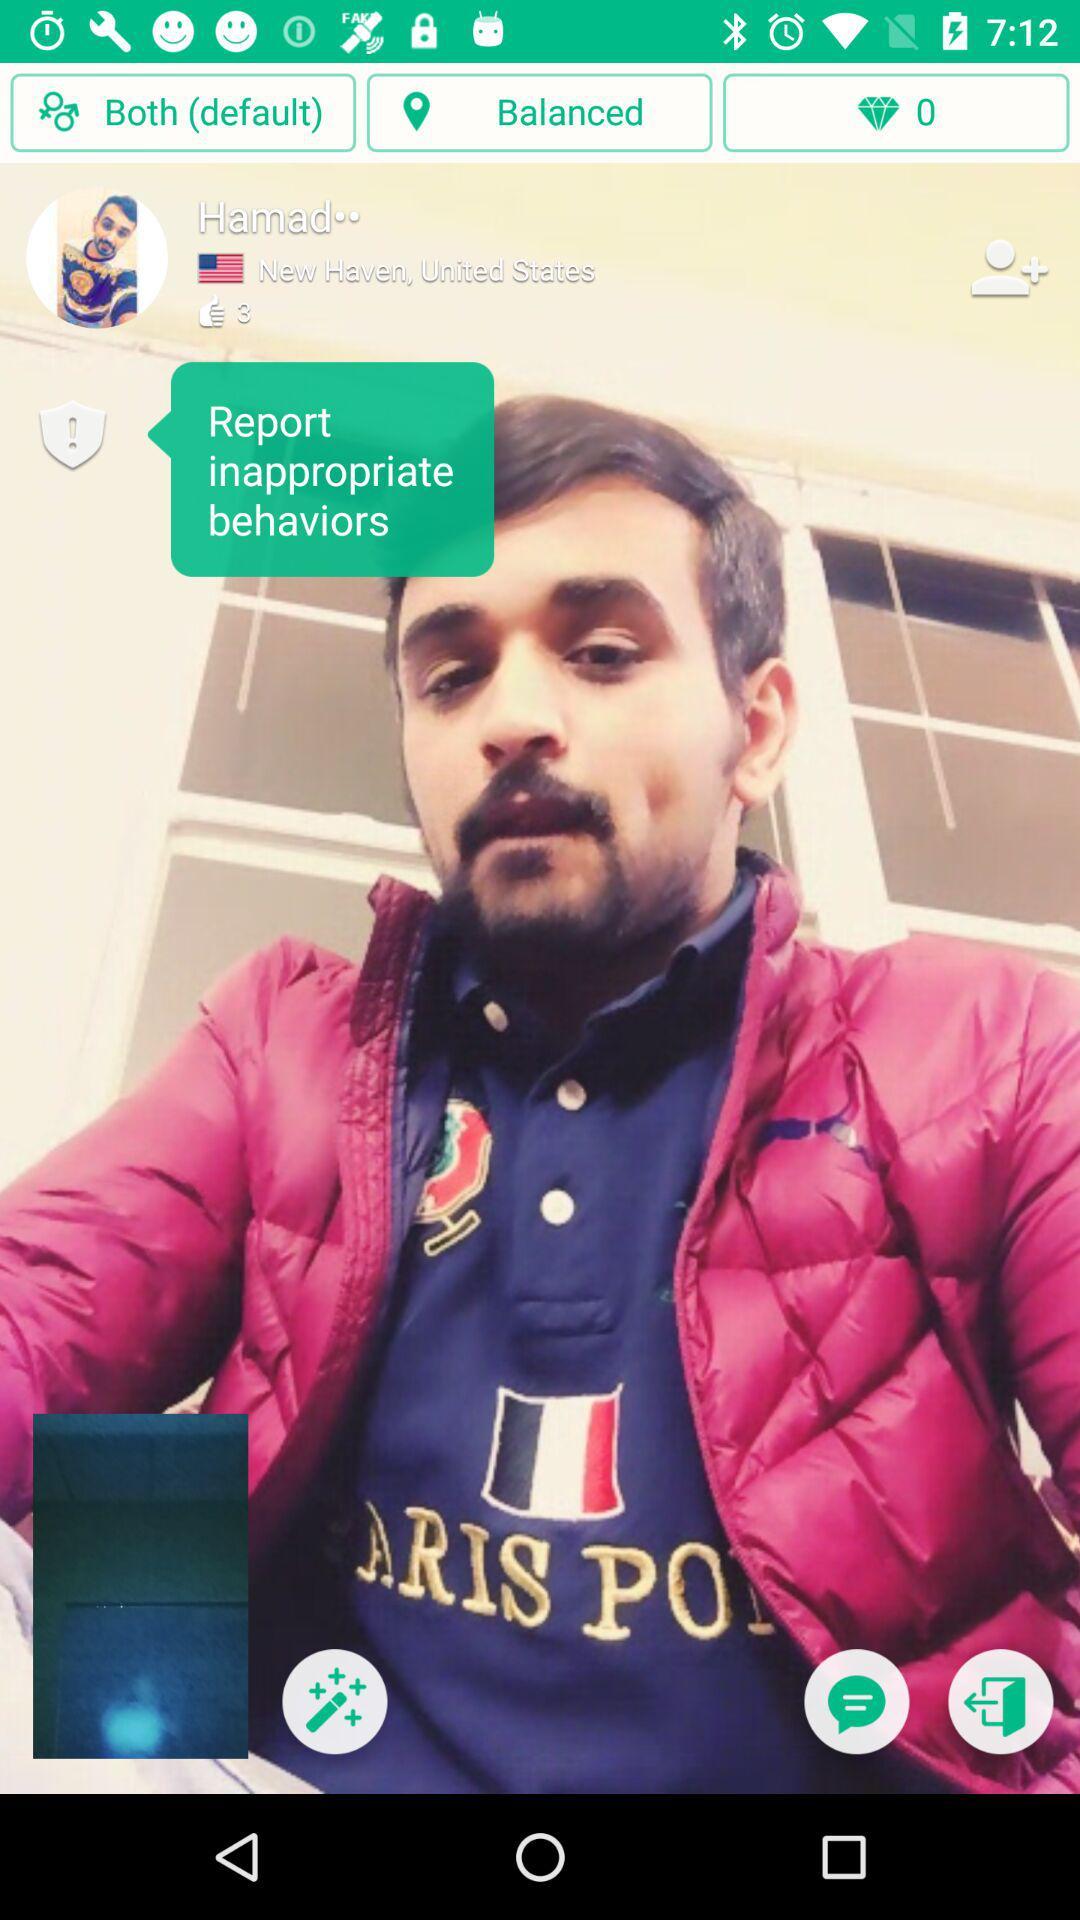 The width and height of the screenshot is (1080, 1920). I want to click on image effects, so click(333, 1713).